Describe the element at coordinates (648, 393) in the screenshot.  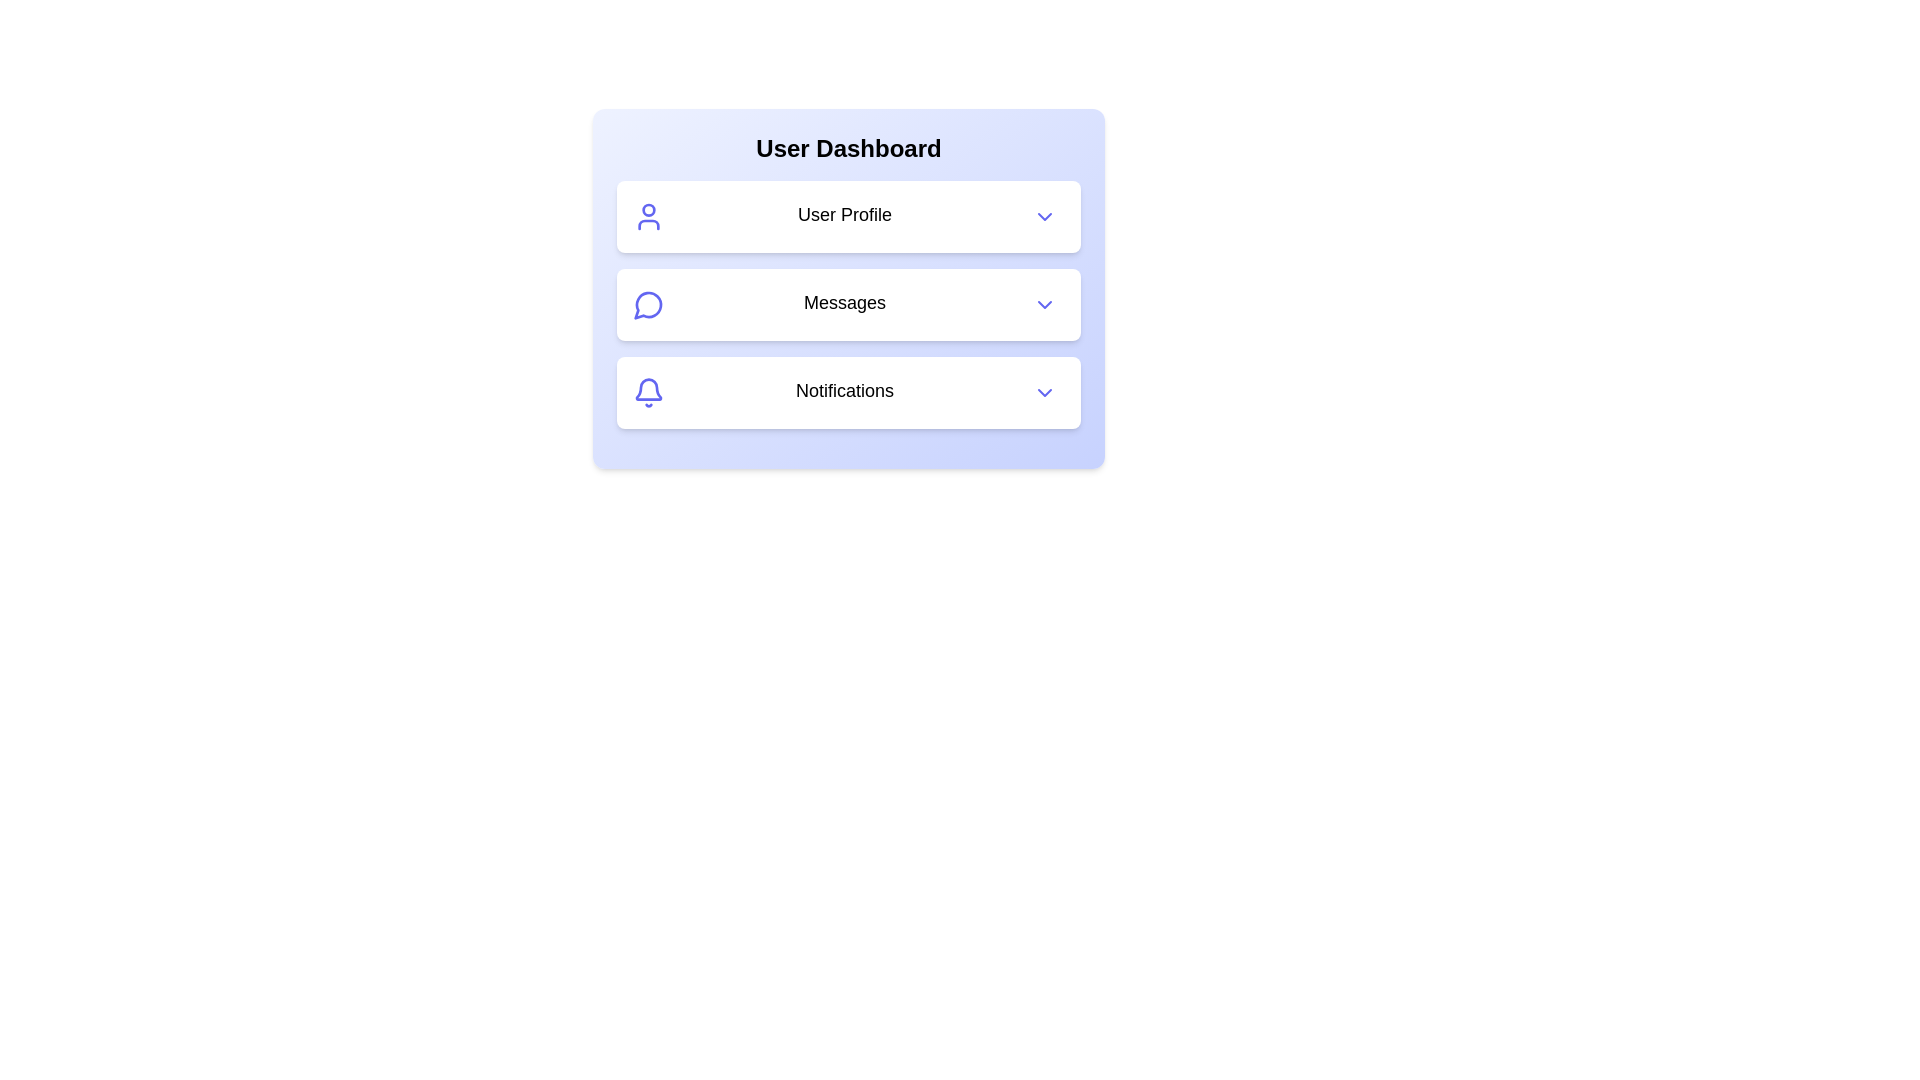
I see `the icon corresponding to Notifications` at that location.